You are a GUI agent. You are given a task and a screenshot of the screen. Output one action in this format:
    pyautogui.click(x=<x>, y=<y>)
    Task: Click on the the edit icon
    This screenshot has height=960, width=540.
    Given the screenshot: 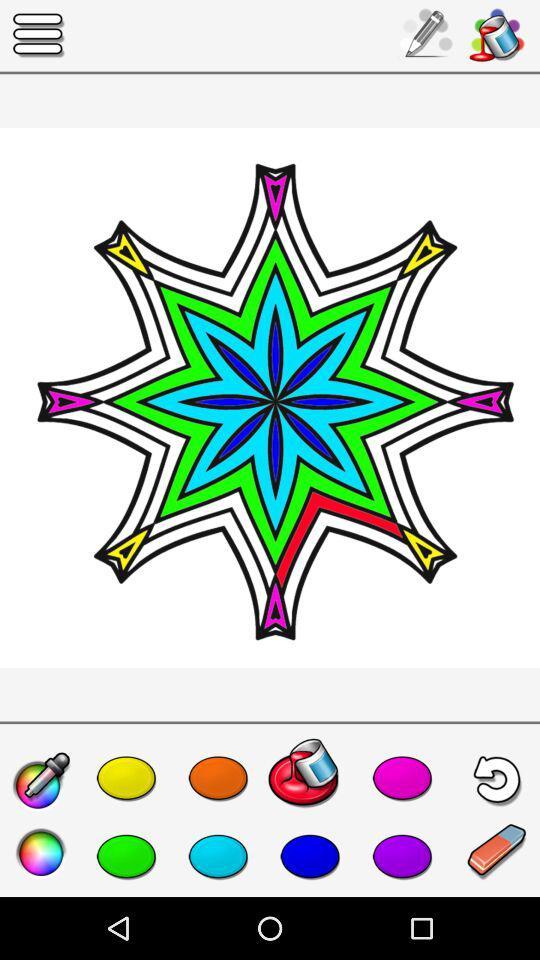 What is the action you would take?
    pyautogui.click(x=41, y=782)
    